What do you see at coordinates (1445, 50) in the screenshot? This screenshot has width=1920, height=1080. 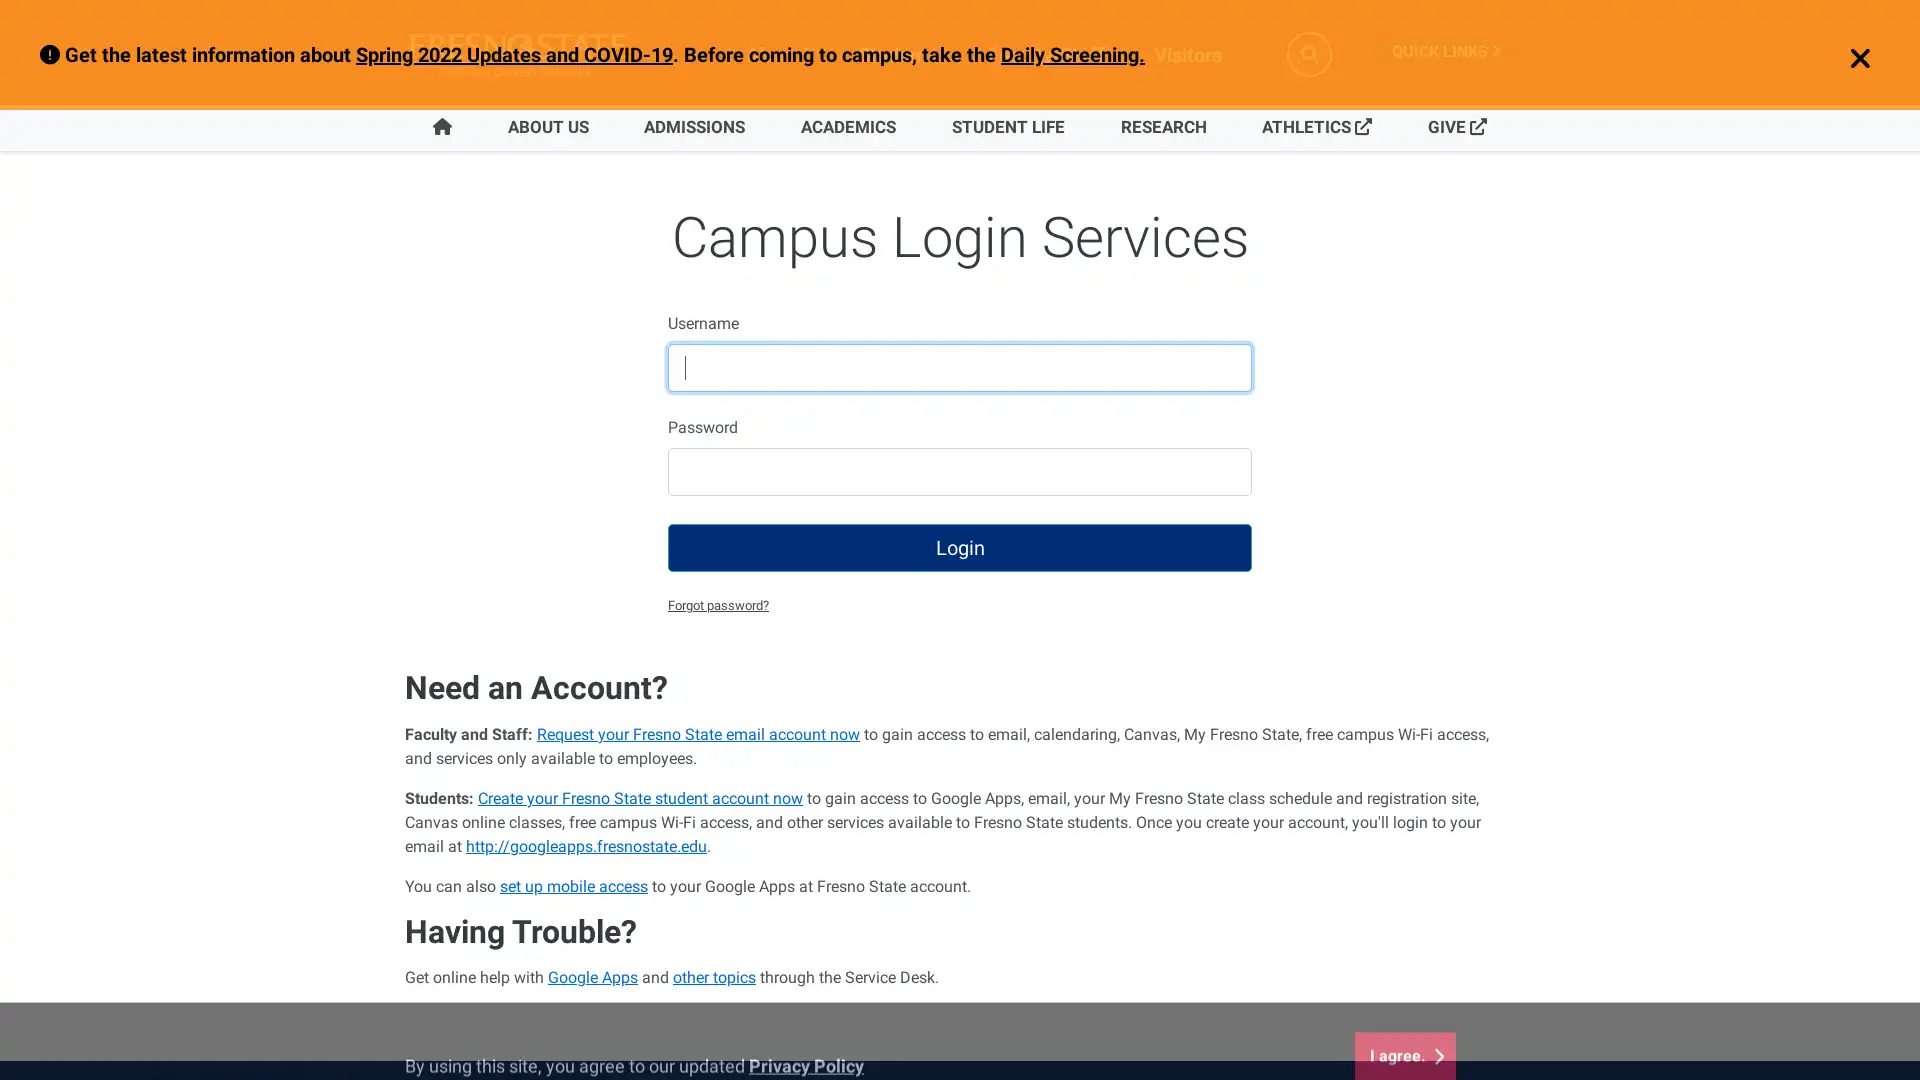 I see `QUICK LINKS` at bounding box center [1445, 50].